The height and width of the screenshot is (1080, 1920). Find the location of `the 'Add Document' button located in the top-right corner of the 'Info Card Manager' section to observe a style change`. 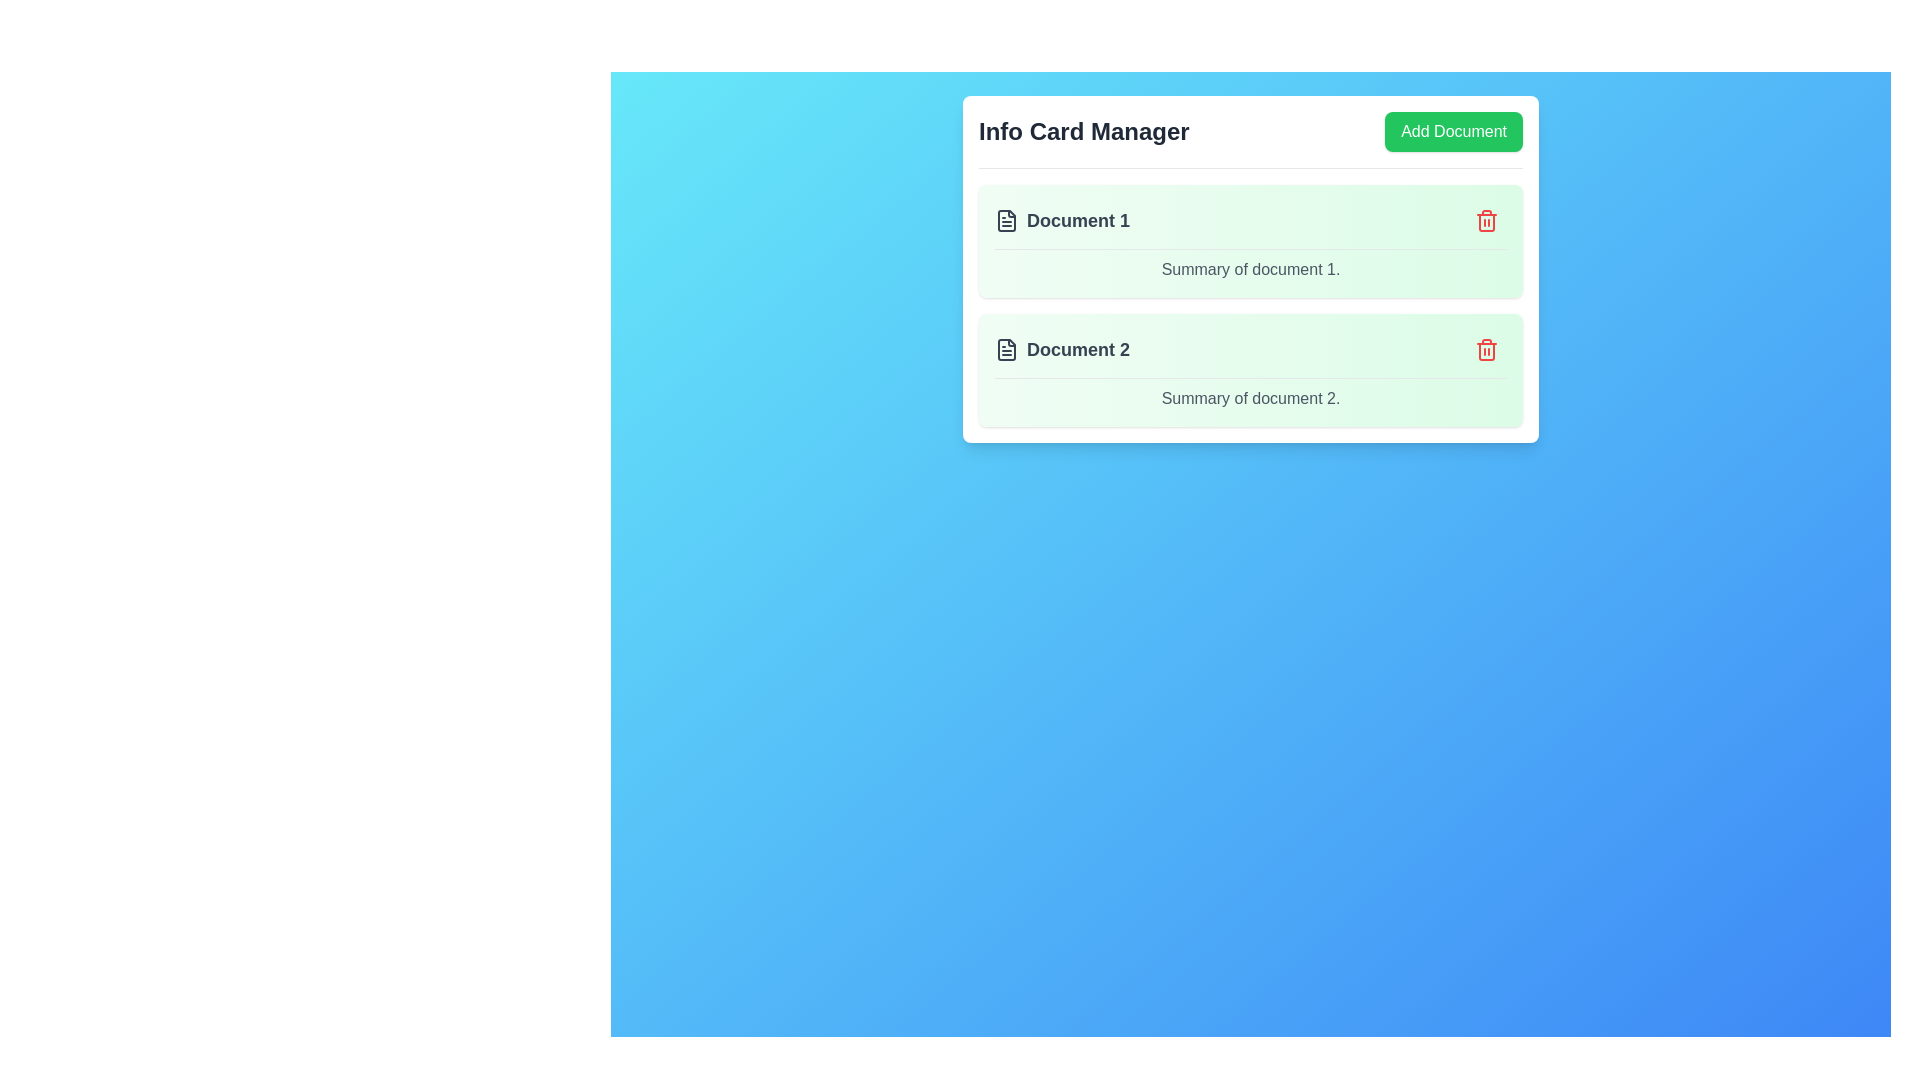

the 'Add Document' button located in the top-right corner of the 'Info Card Manager' section to observe a style change is located at coordinates (1454, 131).